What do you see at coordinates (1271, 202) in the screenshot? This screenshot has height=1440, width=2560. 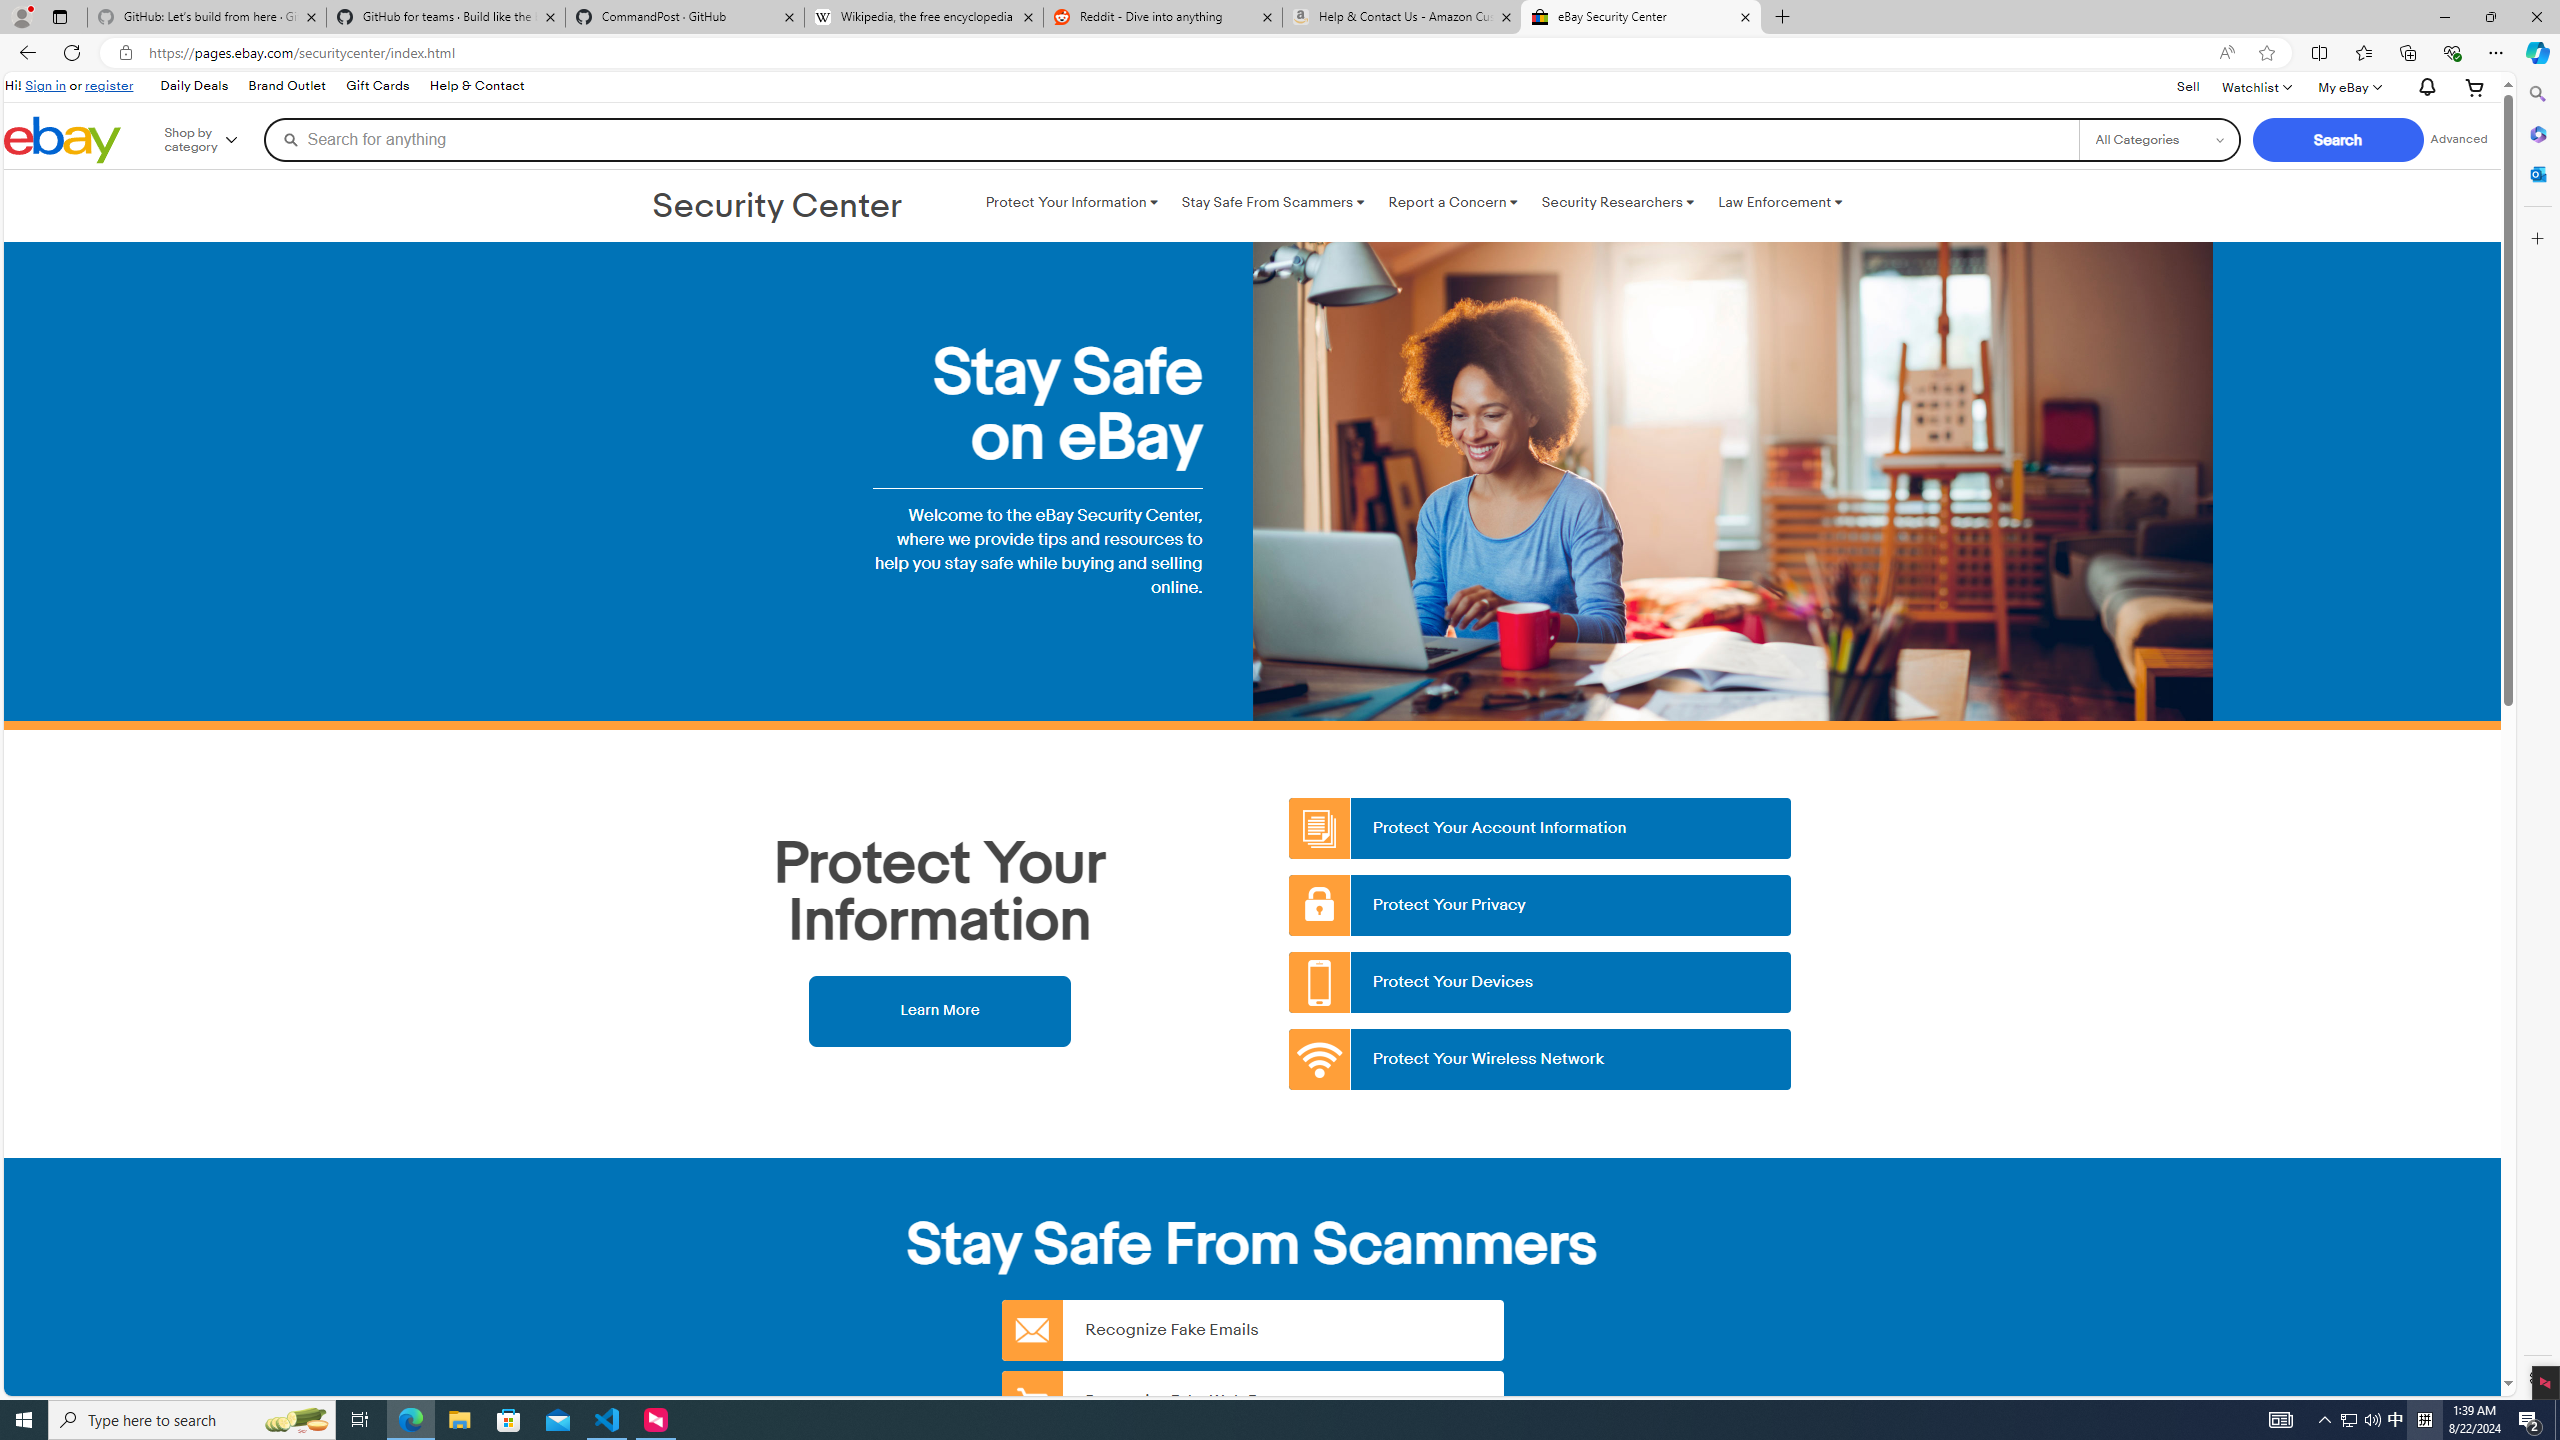 I see `'Stay Safe From Scammers '` at bounding box center [1271, 202].